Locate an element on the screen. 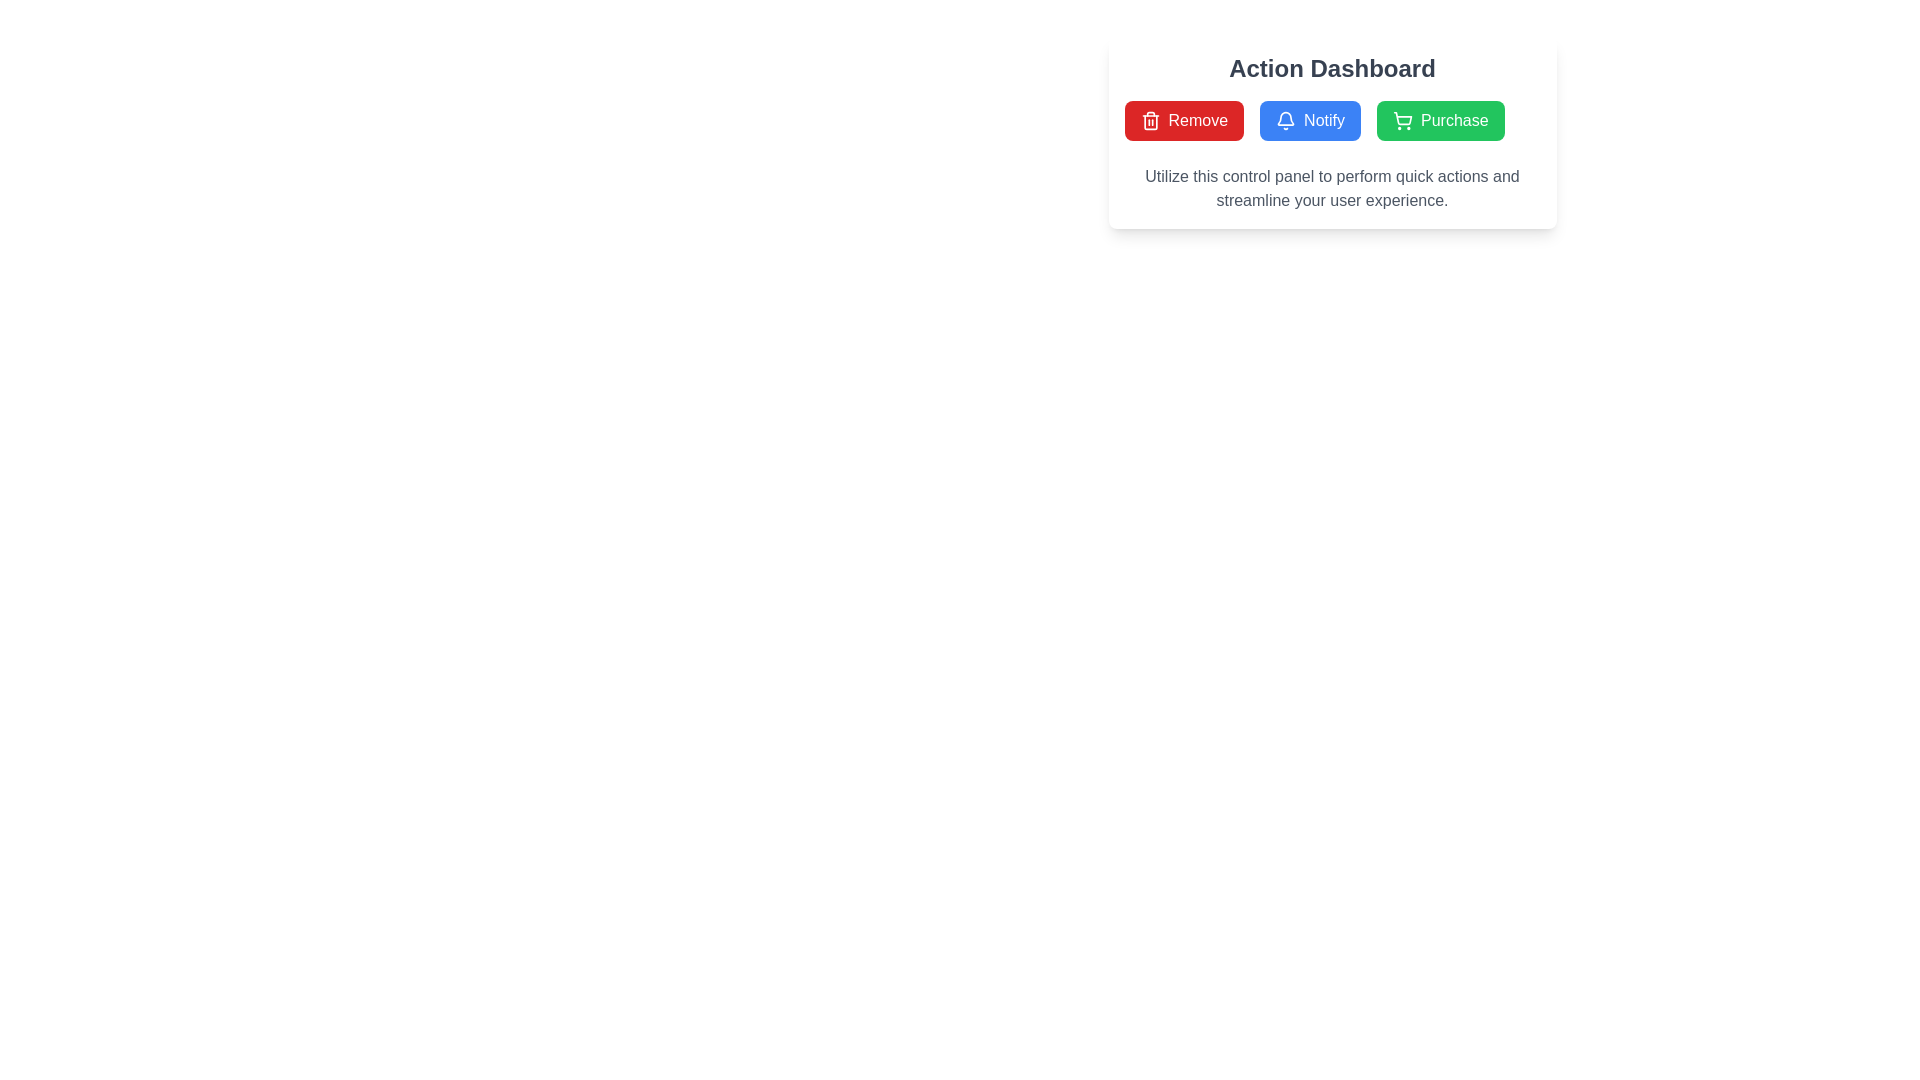 The image size is (1920, 1080). the trash can icon within the red 'Remove' button is located at coordinates (1150, 120).